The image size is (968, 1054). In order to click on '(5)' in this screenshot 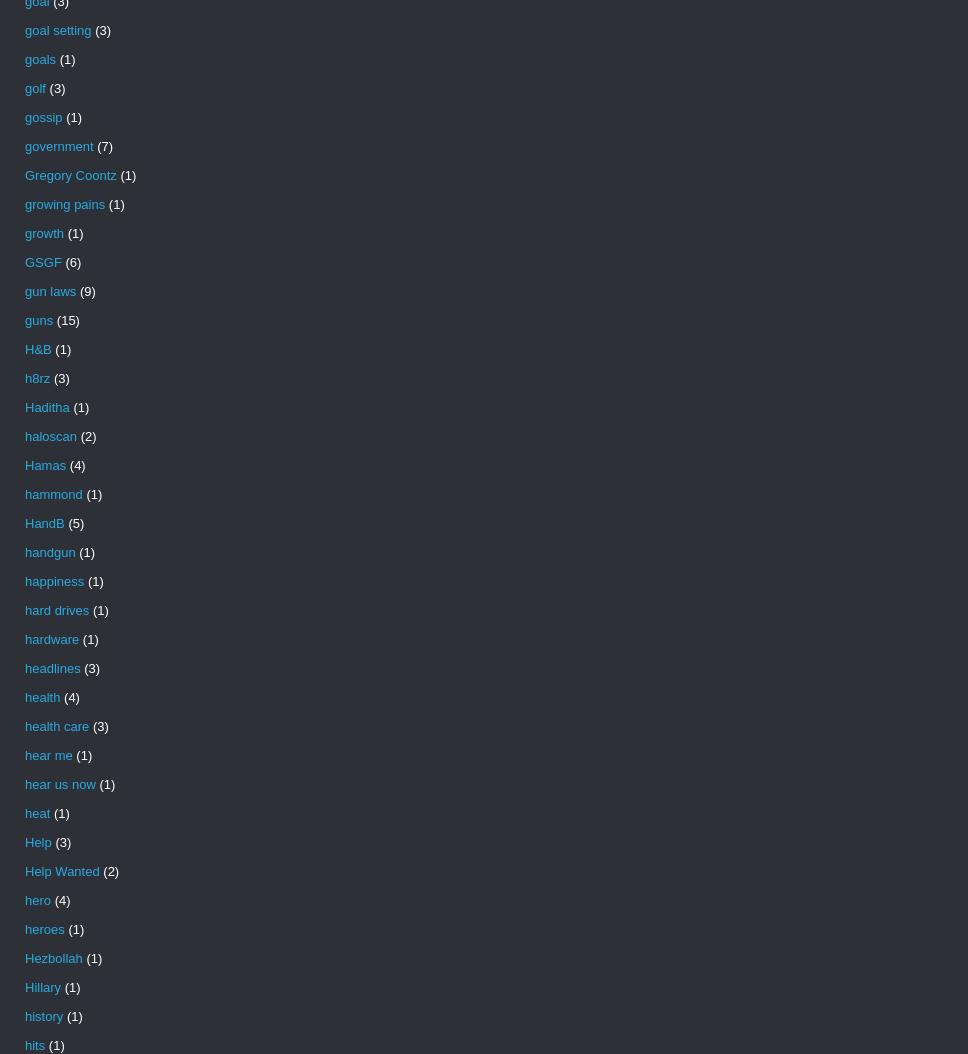, I will do `click(74, 522)`.